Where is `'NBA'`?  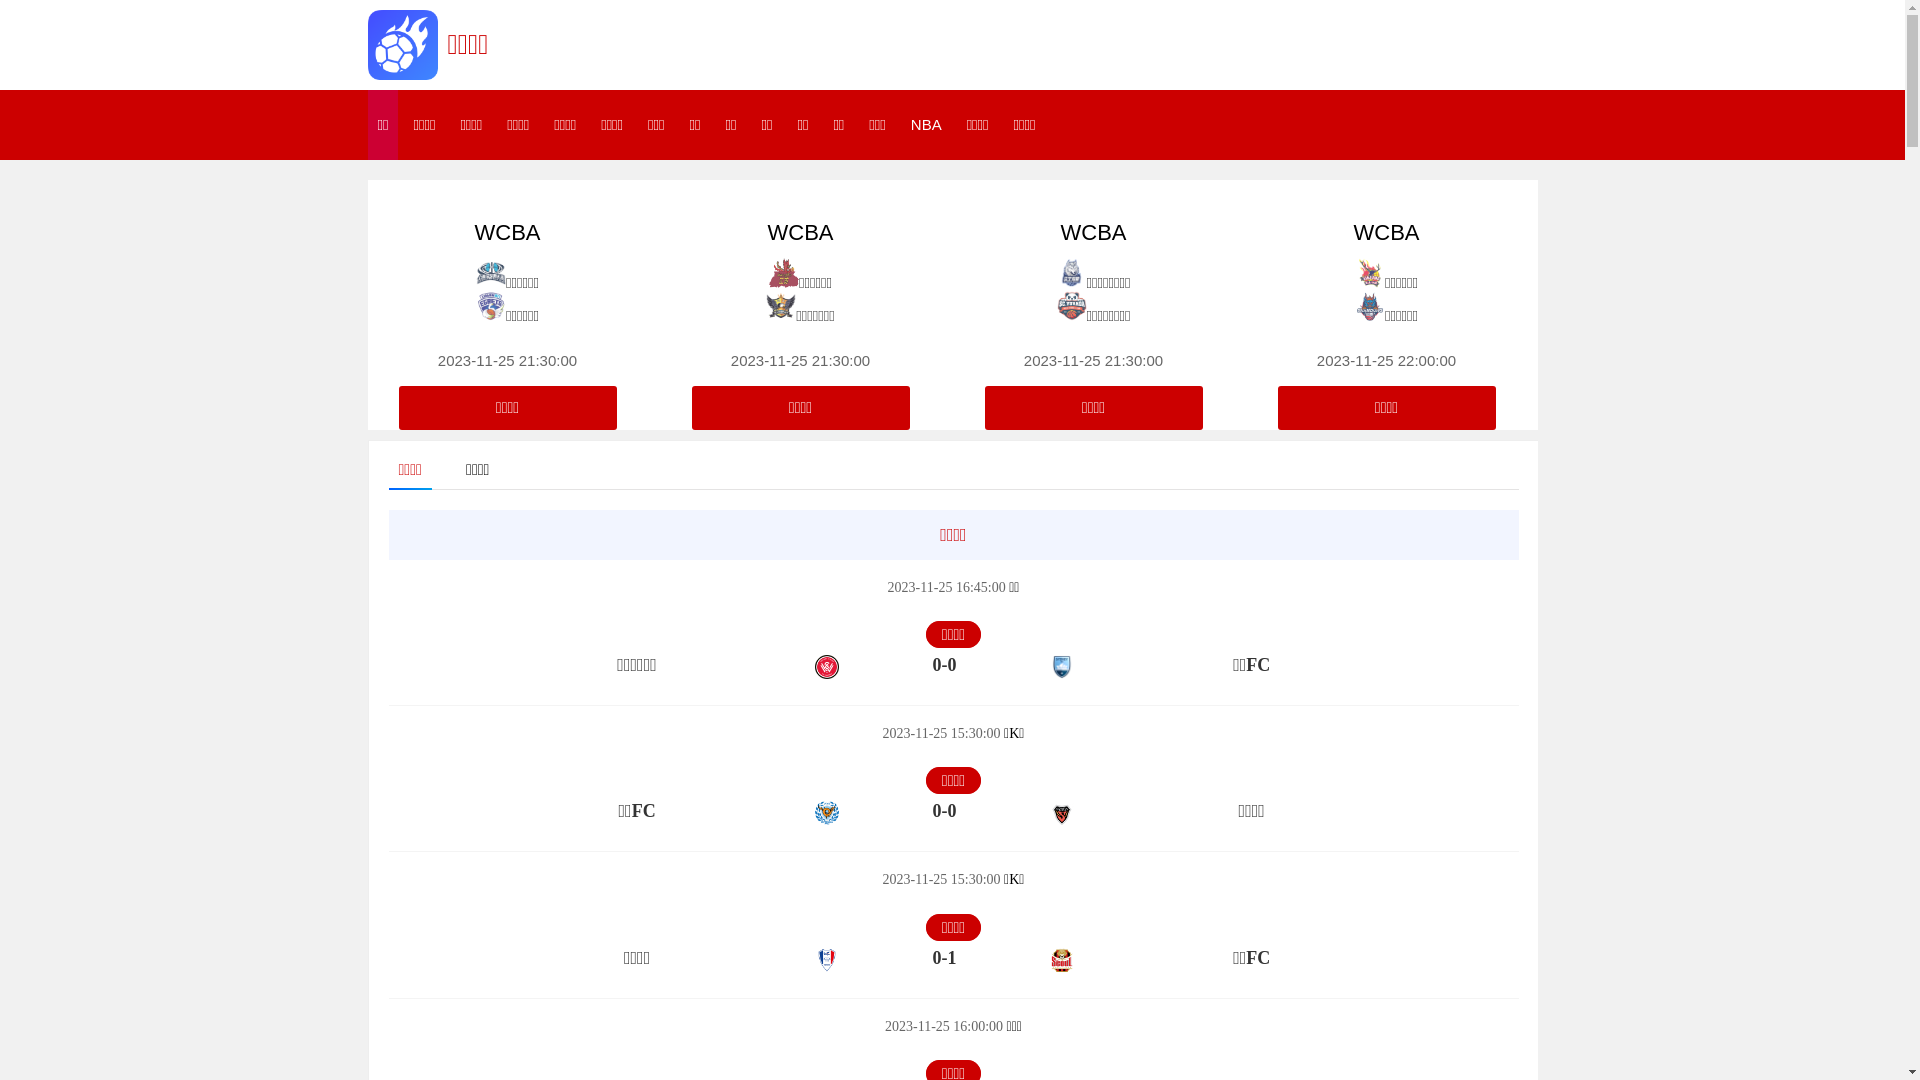 'NBA' is located at coordinates (925, 124).